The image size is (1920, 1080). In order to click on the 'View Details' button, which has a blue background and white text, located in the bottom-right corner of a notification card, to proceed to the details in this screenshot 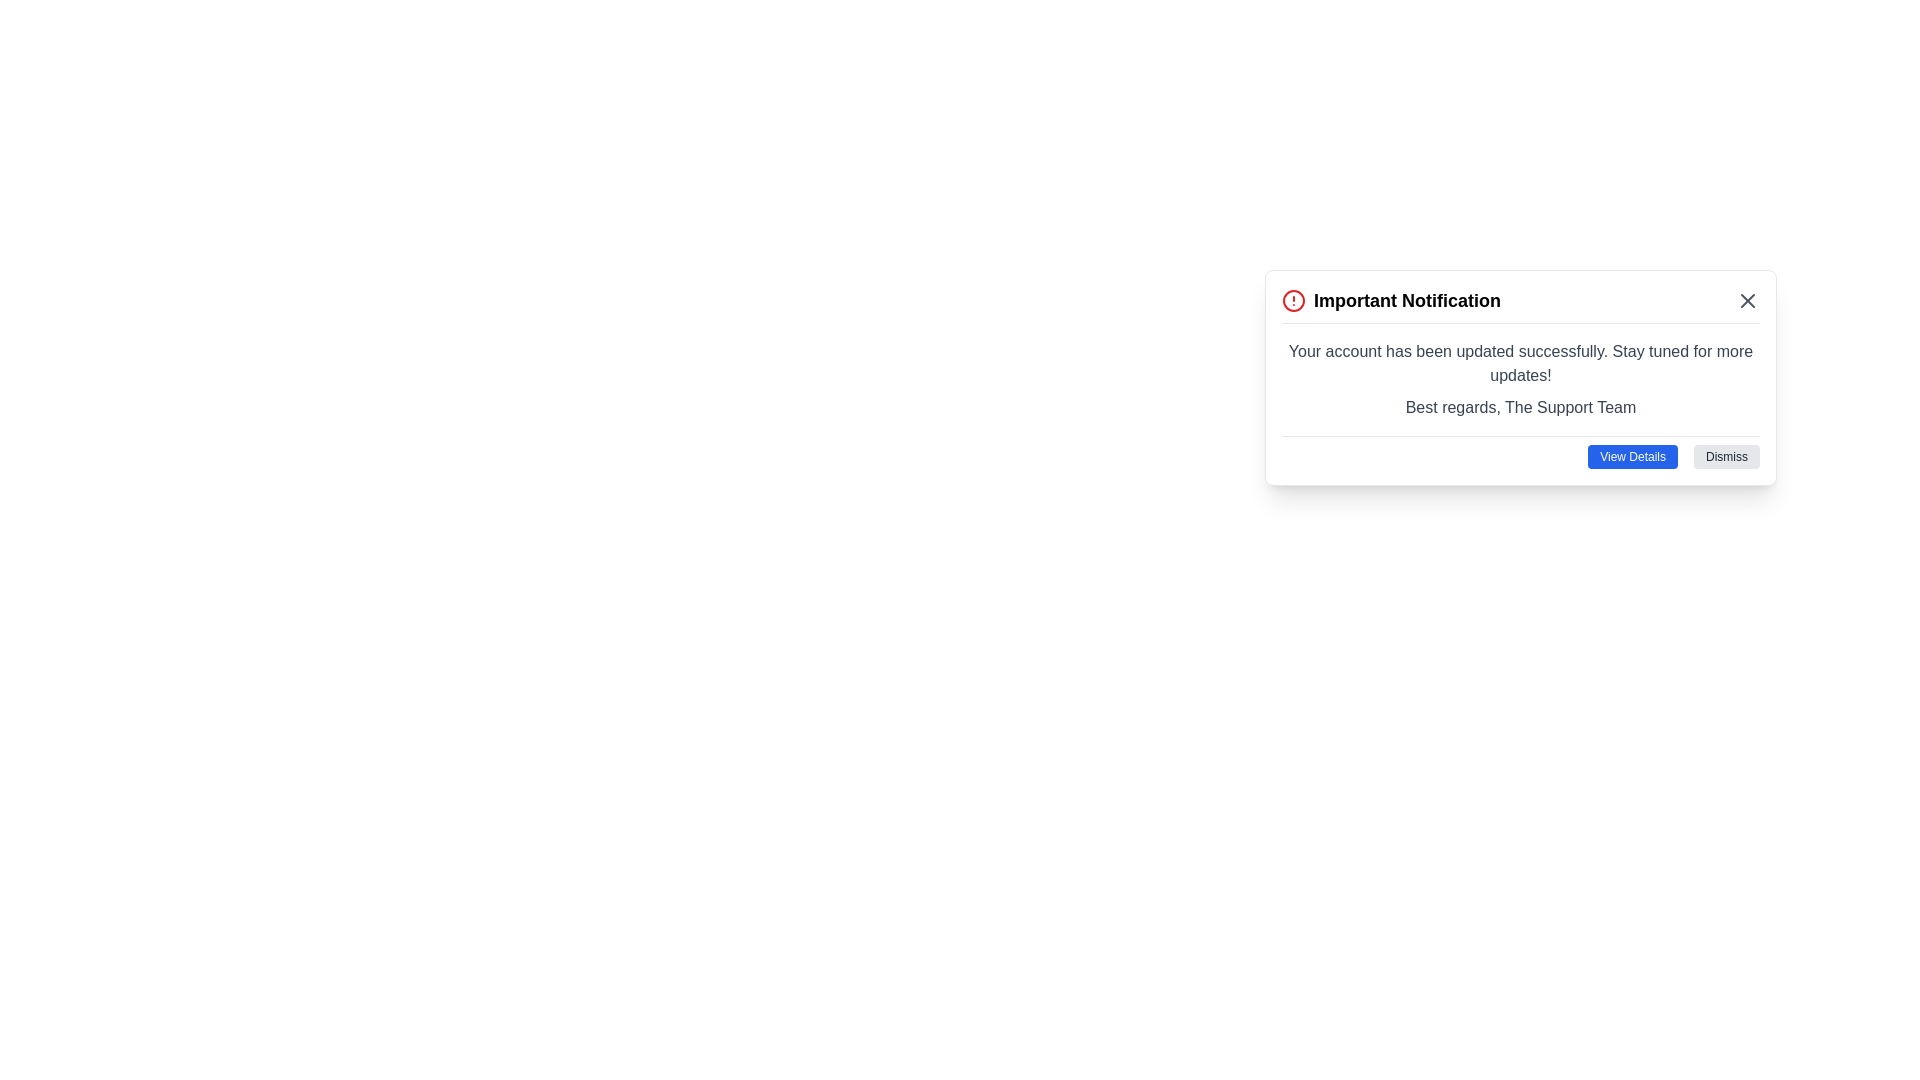, I will do `click(1633, 456)`.